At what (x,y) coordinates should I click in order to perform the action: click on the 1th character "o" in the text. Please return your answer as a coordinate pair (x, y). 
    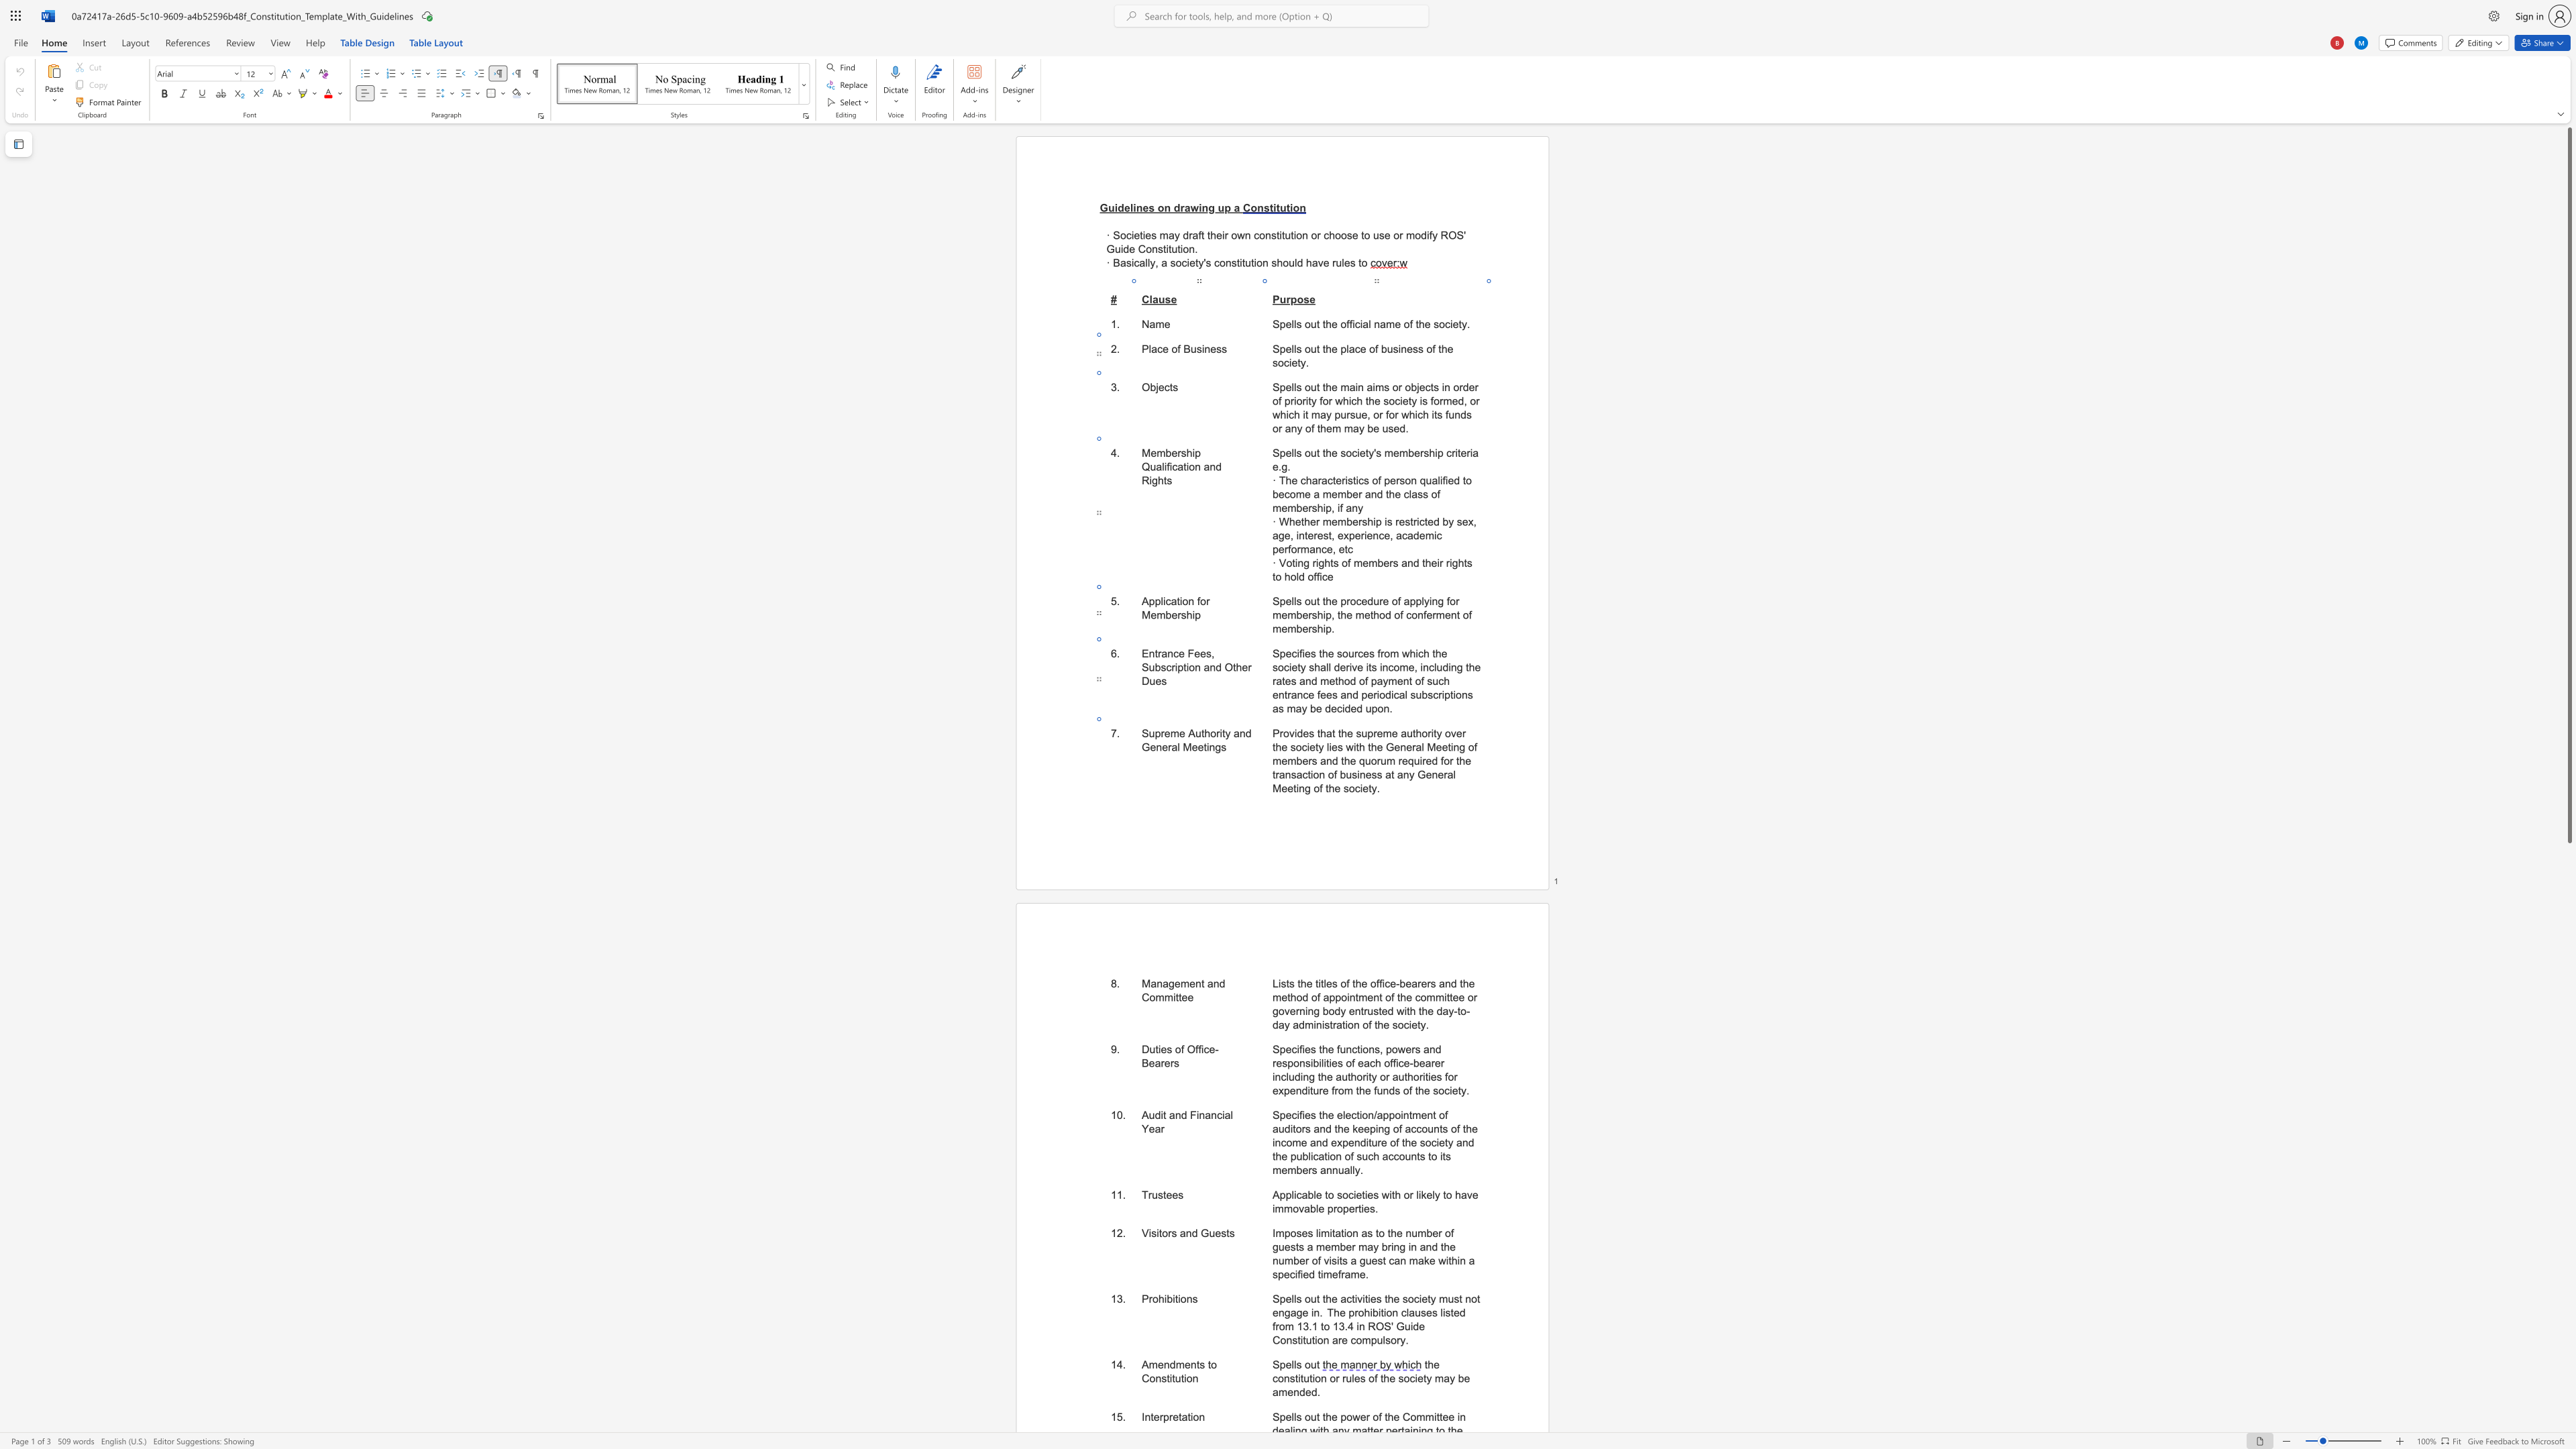
    Looking at the image, I should click on (1214, 1363).